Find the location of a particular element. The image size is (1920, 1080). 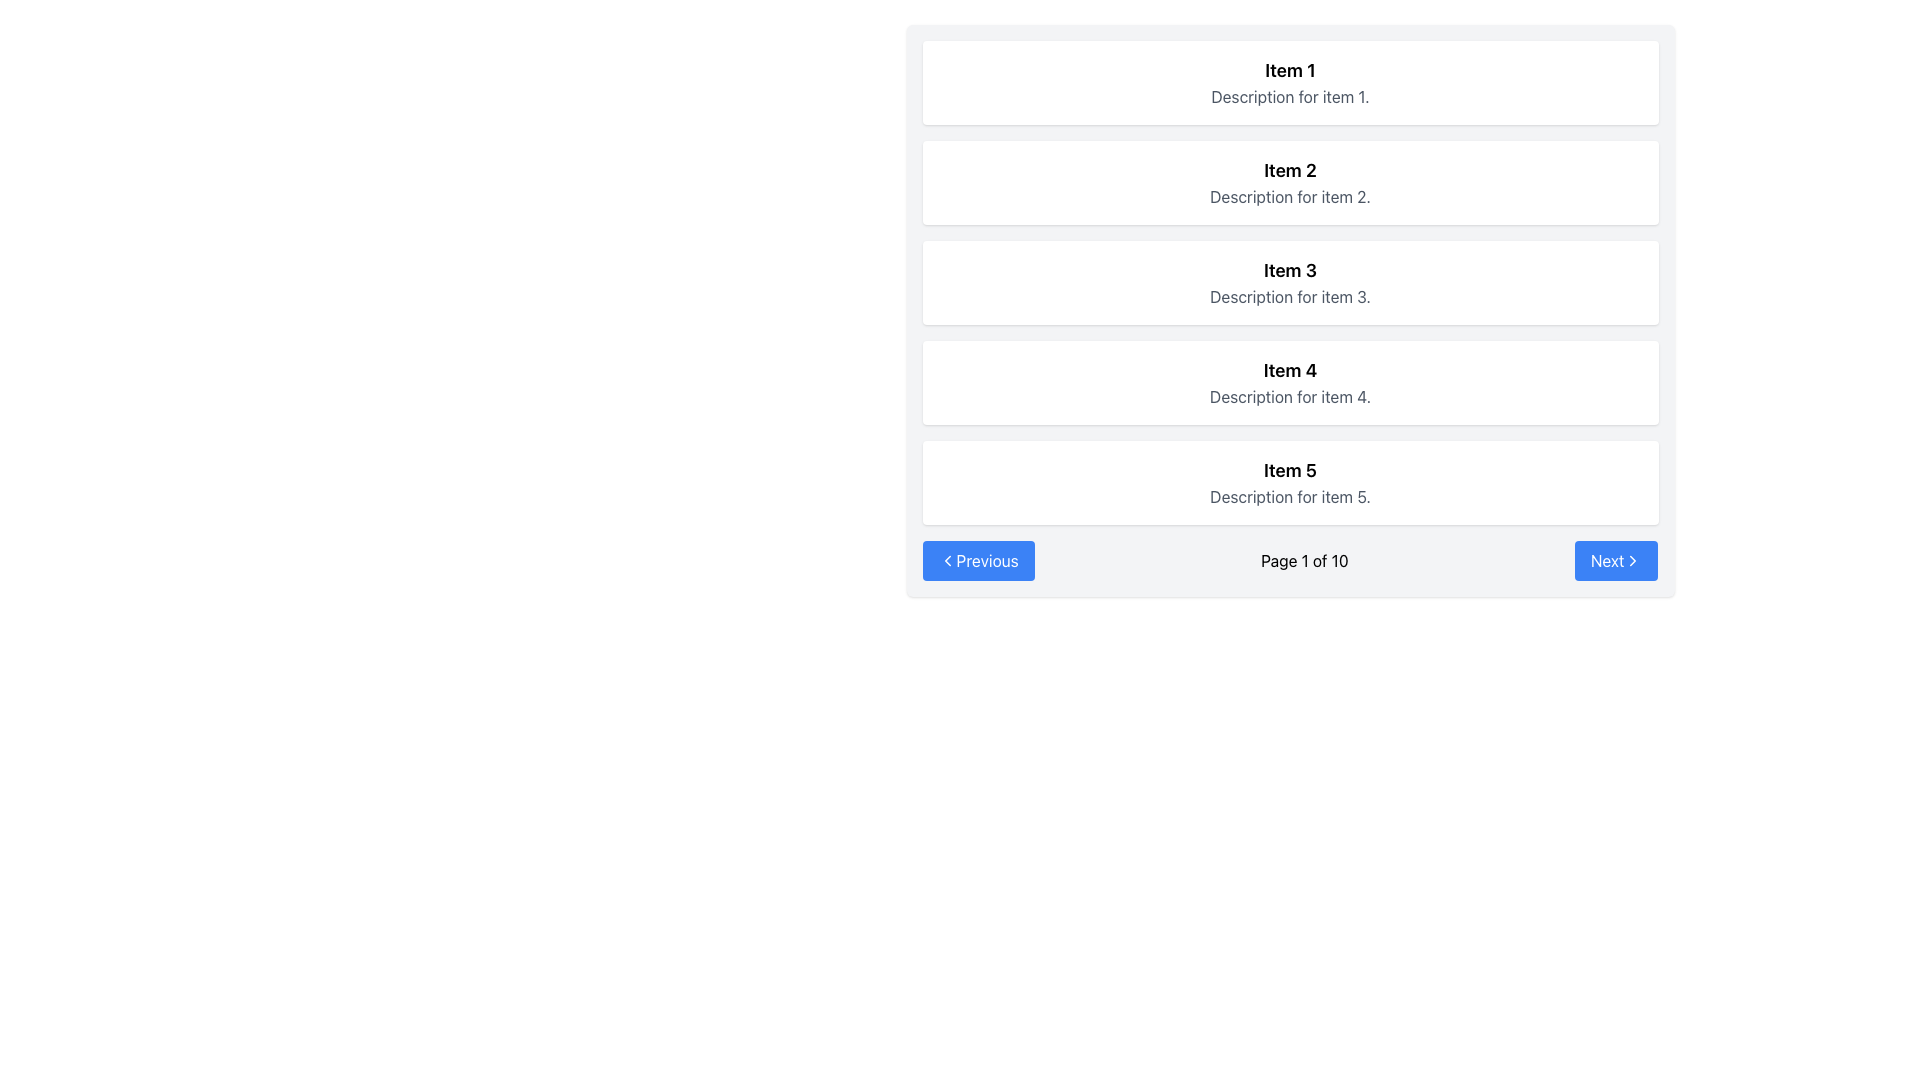

the text block providing additional descriptive information related to 'Item 1', which is located directly beneath the 'Item 1' heading is located at coordinates (1290, 96).